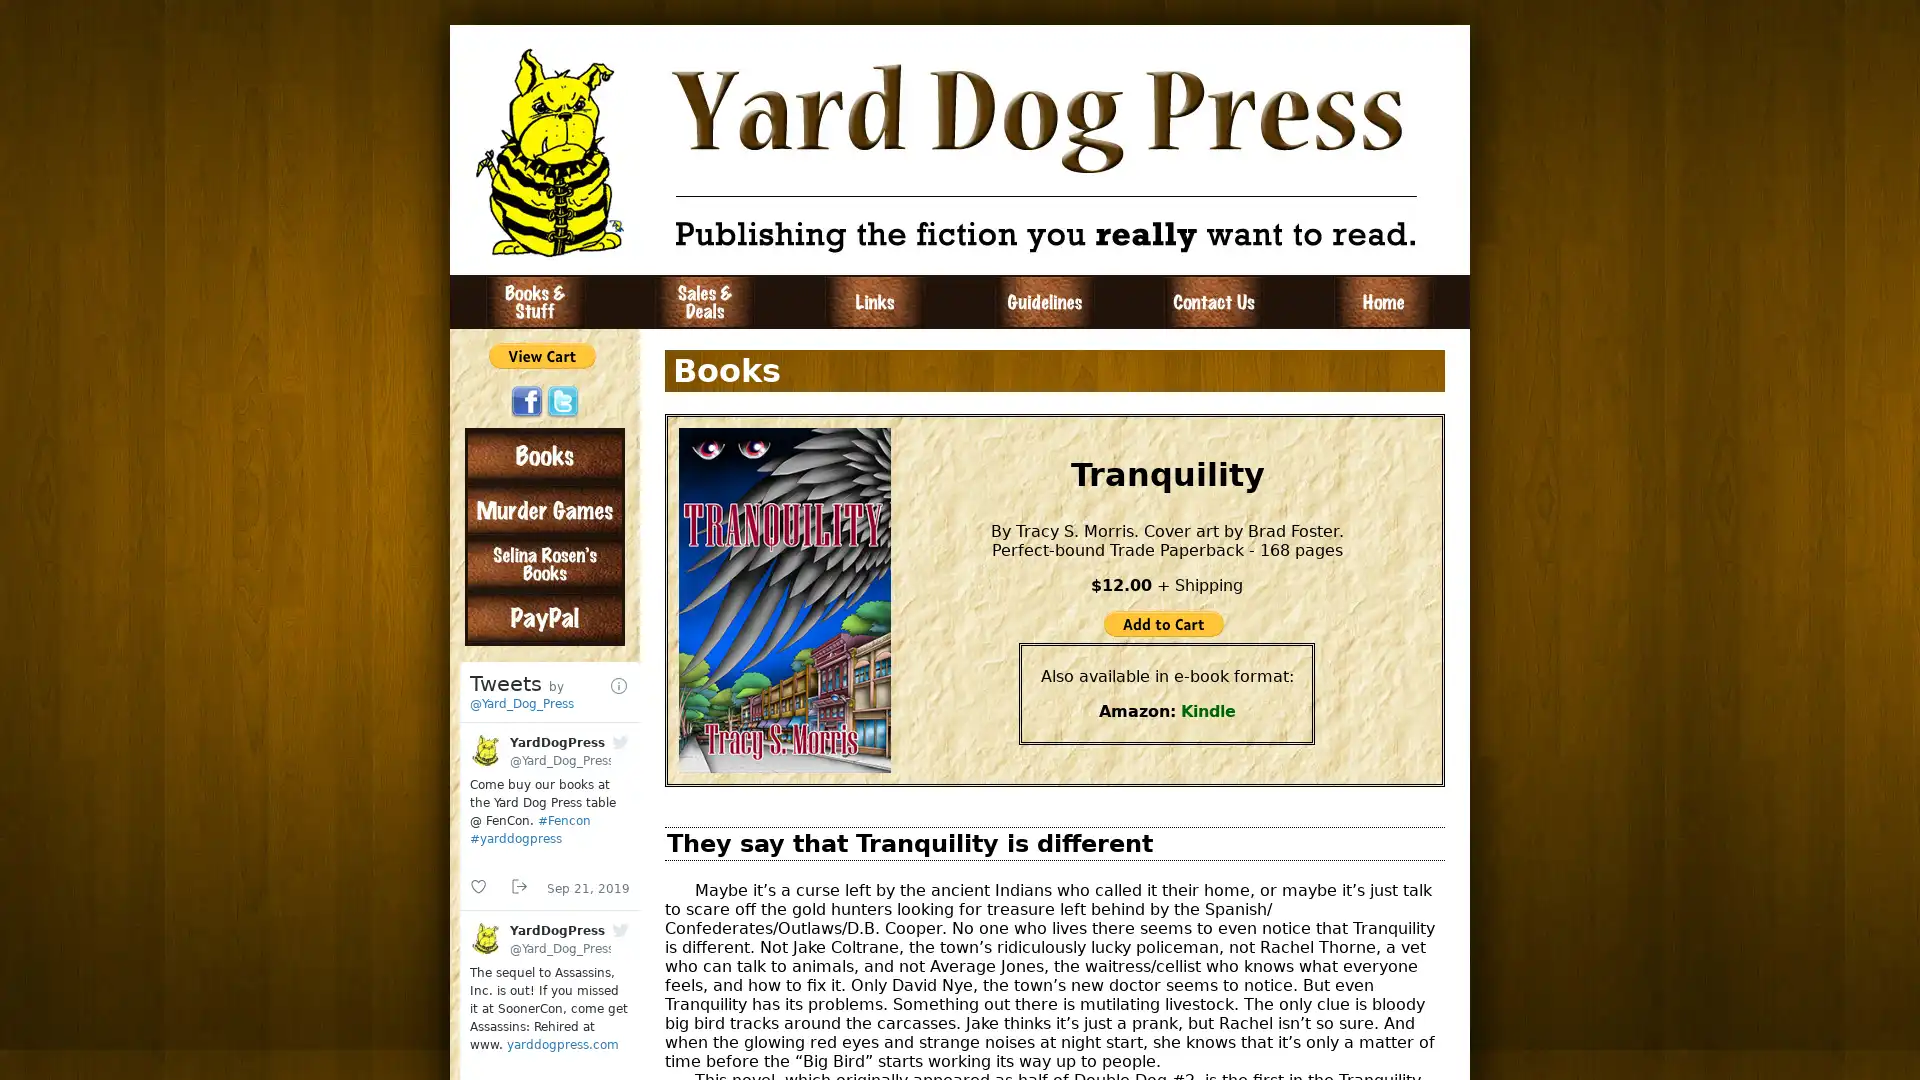 The height and width of the screenshot is (1080, 1920). Describe the element at coordinates (1163, 623) in the screenshot. I see `PayPal - The safer, easier way to pay online!` at that location.